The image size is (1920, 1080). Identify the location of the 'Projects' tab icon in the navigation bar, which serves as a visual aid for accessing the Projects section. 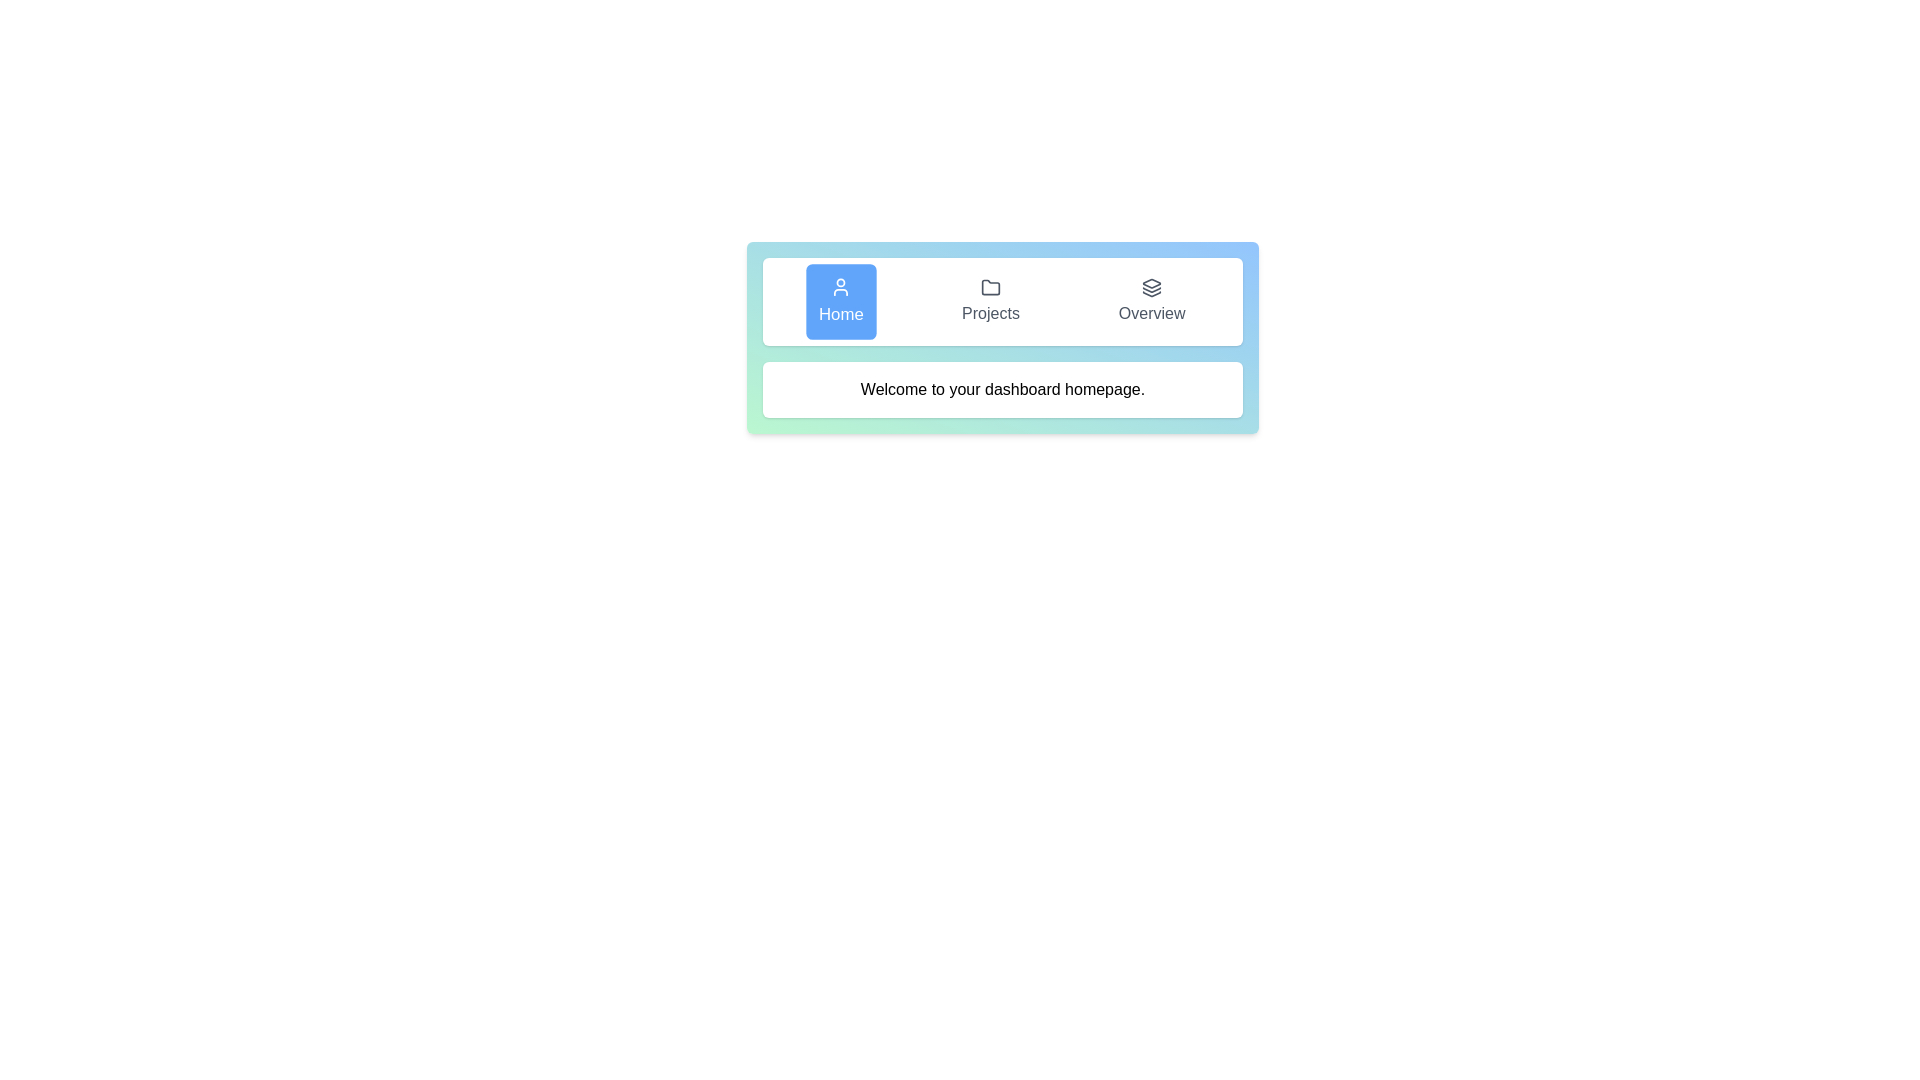
(990, 288).